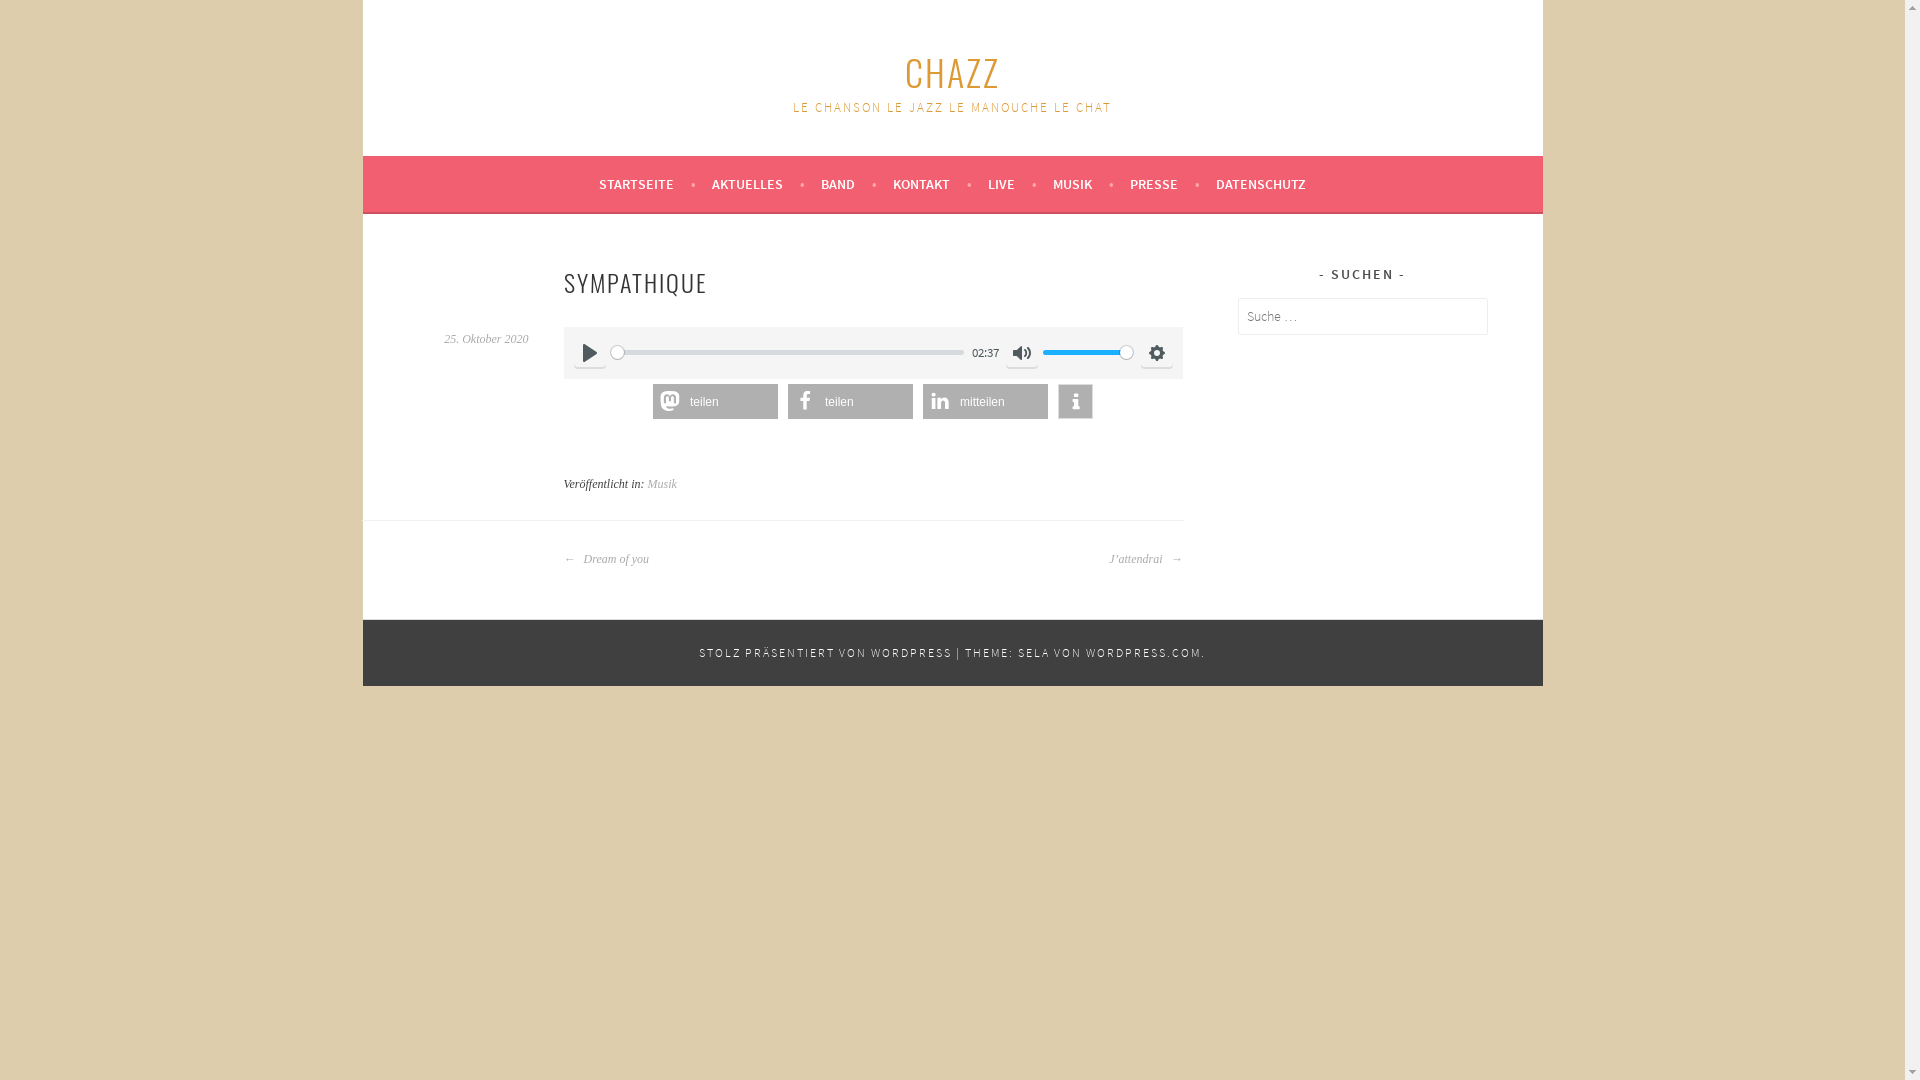 The height and width of the screenshot is (1080, 1920). I want to click on 'Weitere Informationen', so click(1074, 401).